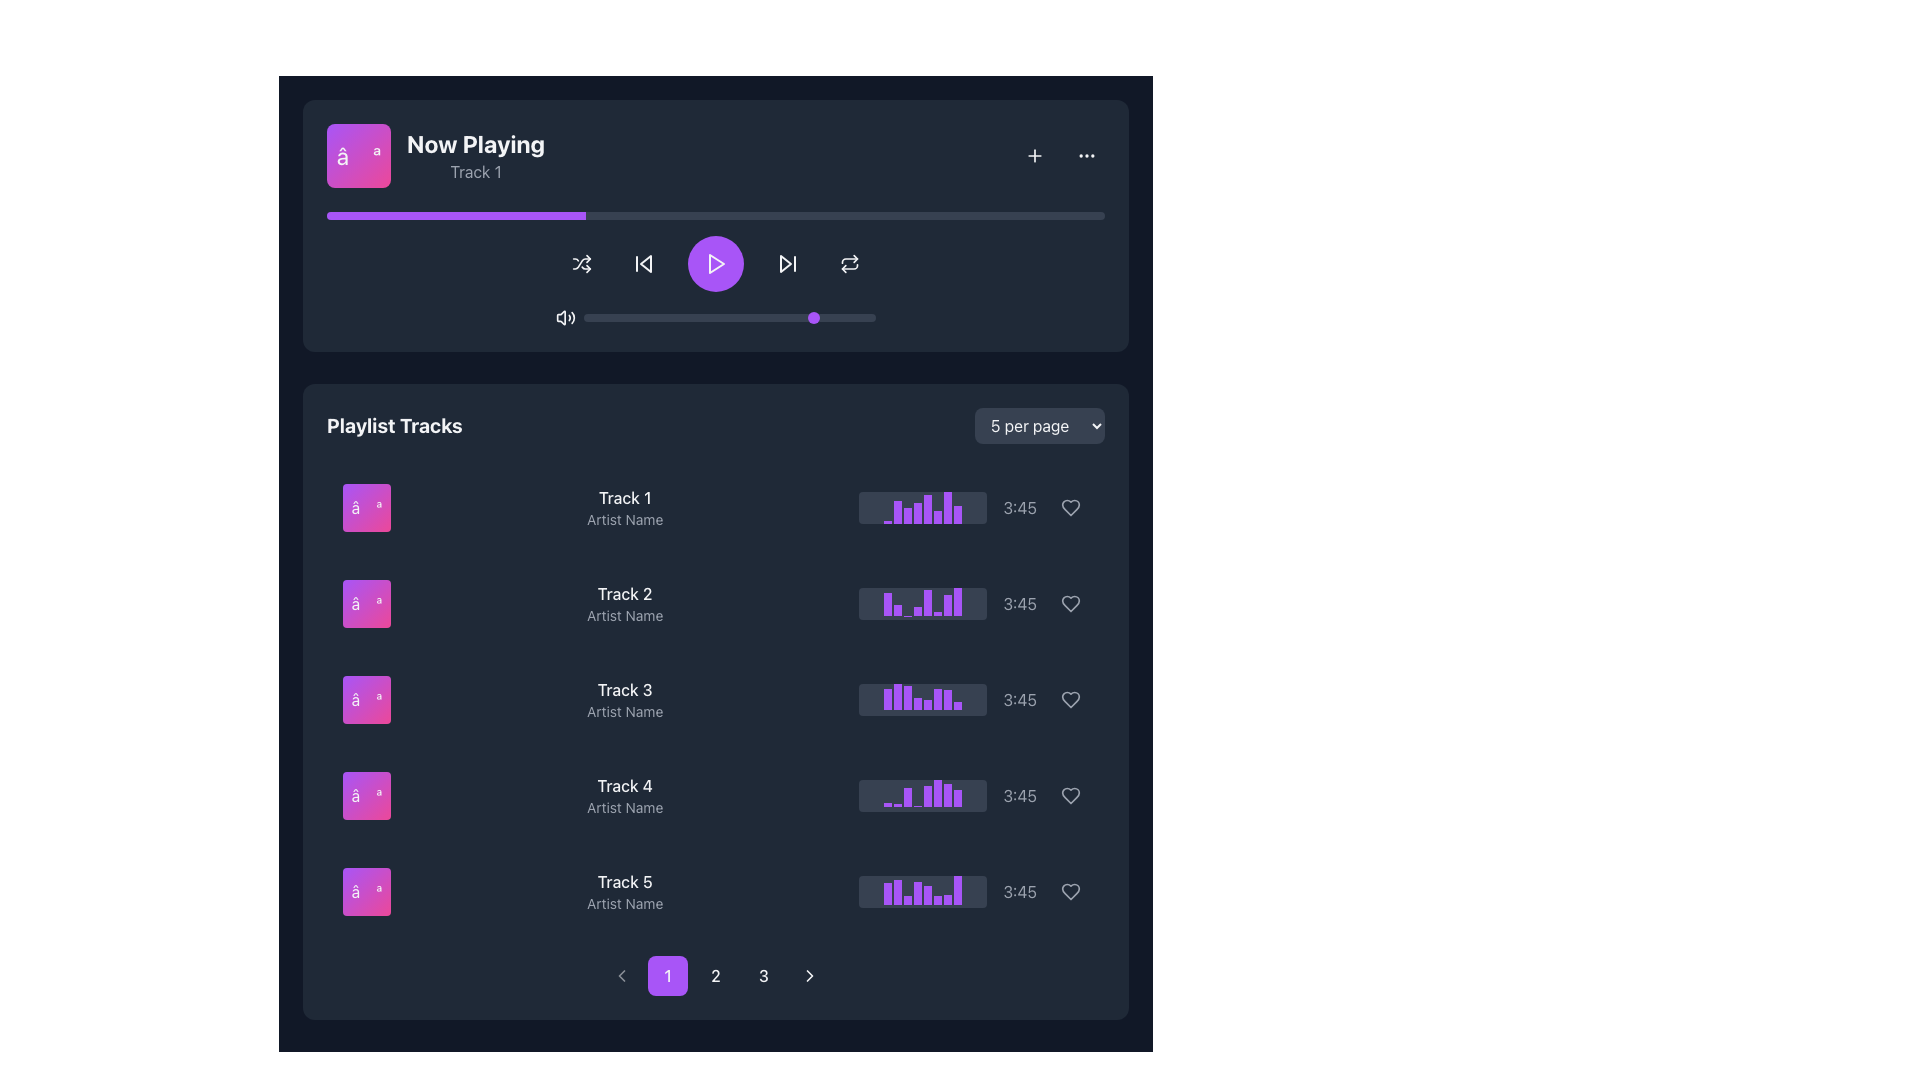 Image resolution: width=1920 pixels, height=1080 pixels. I want to click on the small triangular skip-back icon, which is the second component in the media control interface, to skip back to the previous track, so click(646, 262).